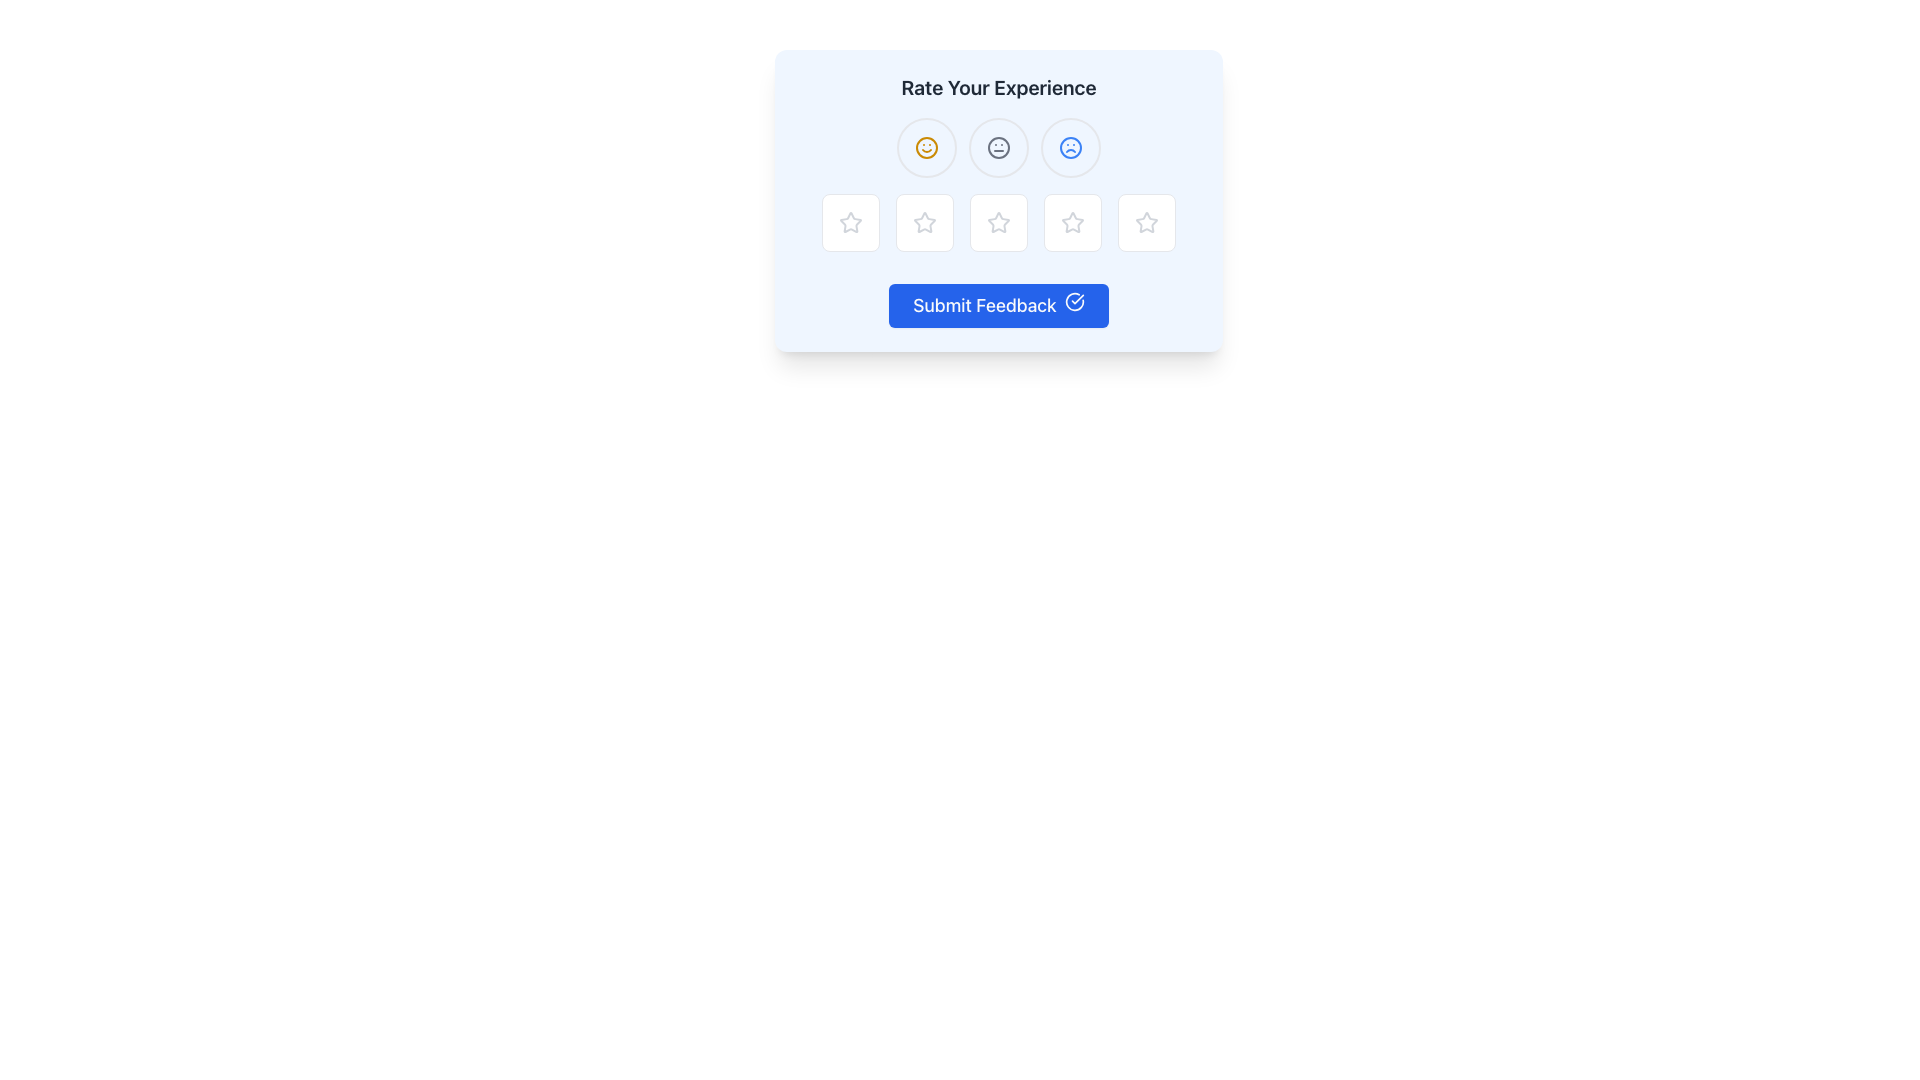  What do you see at coordinates (1073, 301) in the screenshot?
I see `the success icon located within the 'Submit Feedback' button, which is positioned towards the right edge adjacent to the text 'Submit Feedback'` at bounding box center [1073, 301].